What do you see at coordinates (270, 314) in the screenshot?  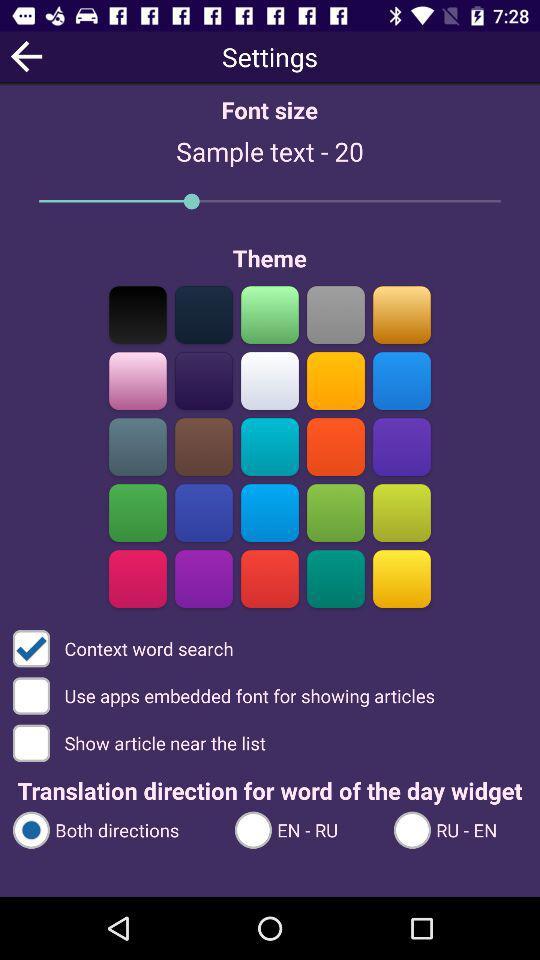 I see `change theme to green` at bounding box center [270, 314].